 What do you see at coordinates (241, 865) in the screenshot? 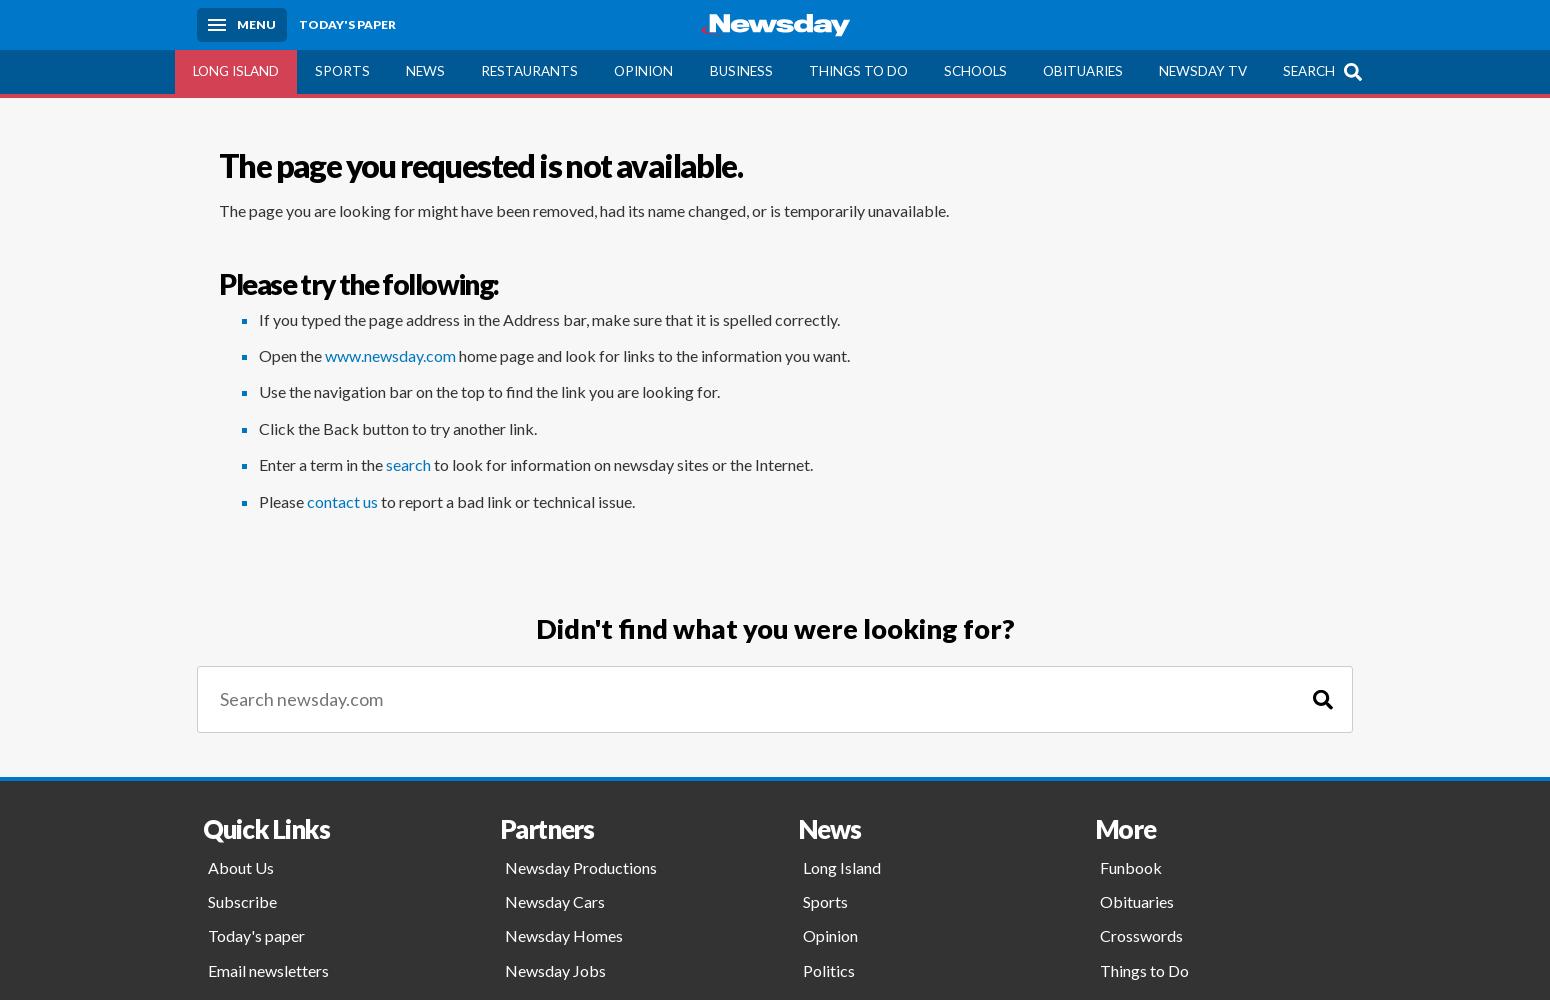
I see `'About Us'` at bounding box center [241, 865].